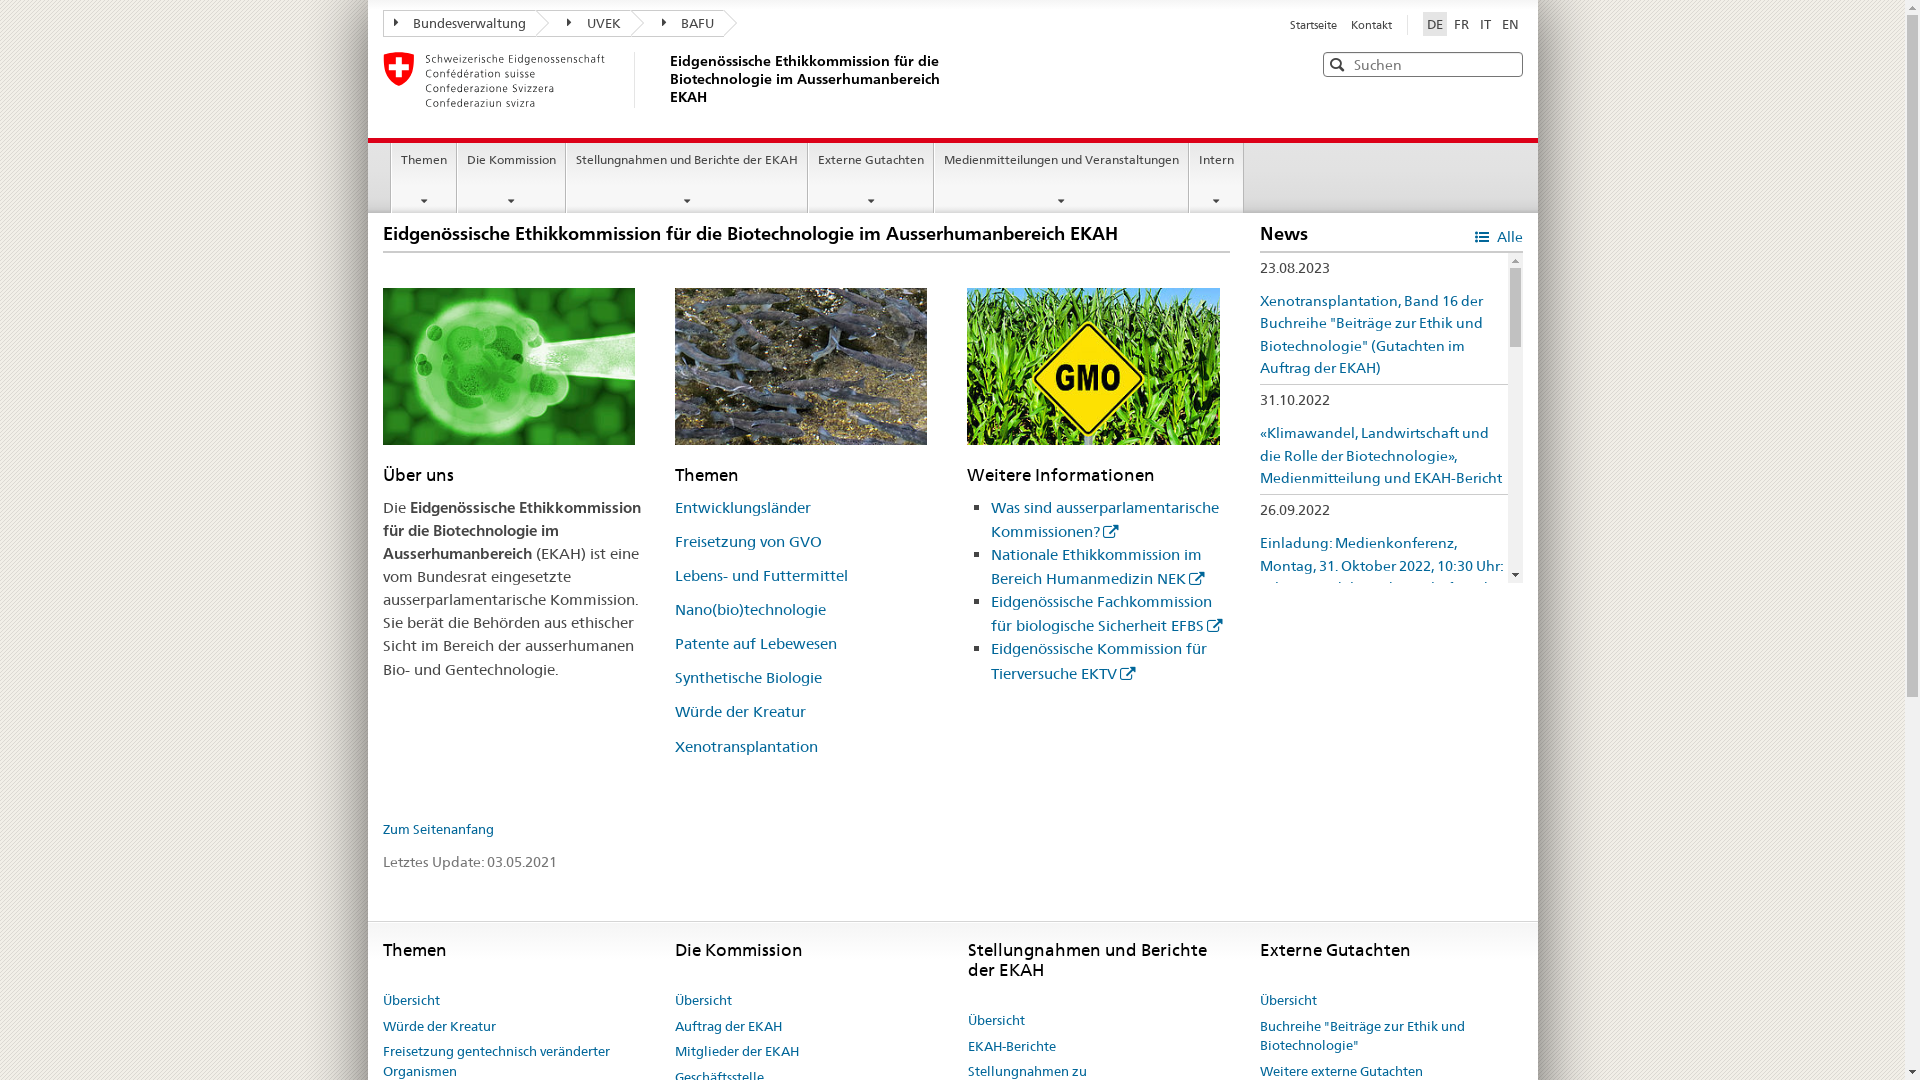  Describe the element at coordinates (747, 541) in the screenshot. I see `'Freisetzung von GVO'` at that location.